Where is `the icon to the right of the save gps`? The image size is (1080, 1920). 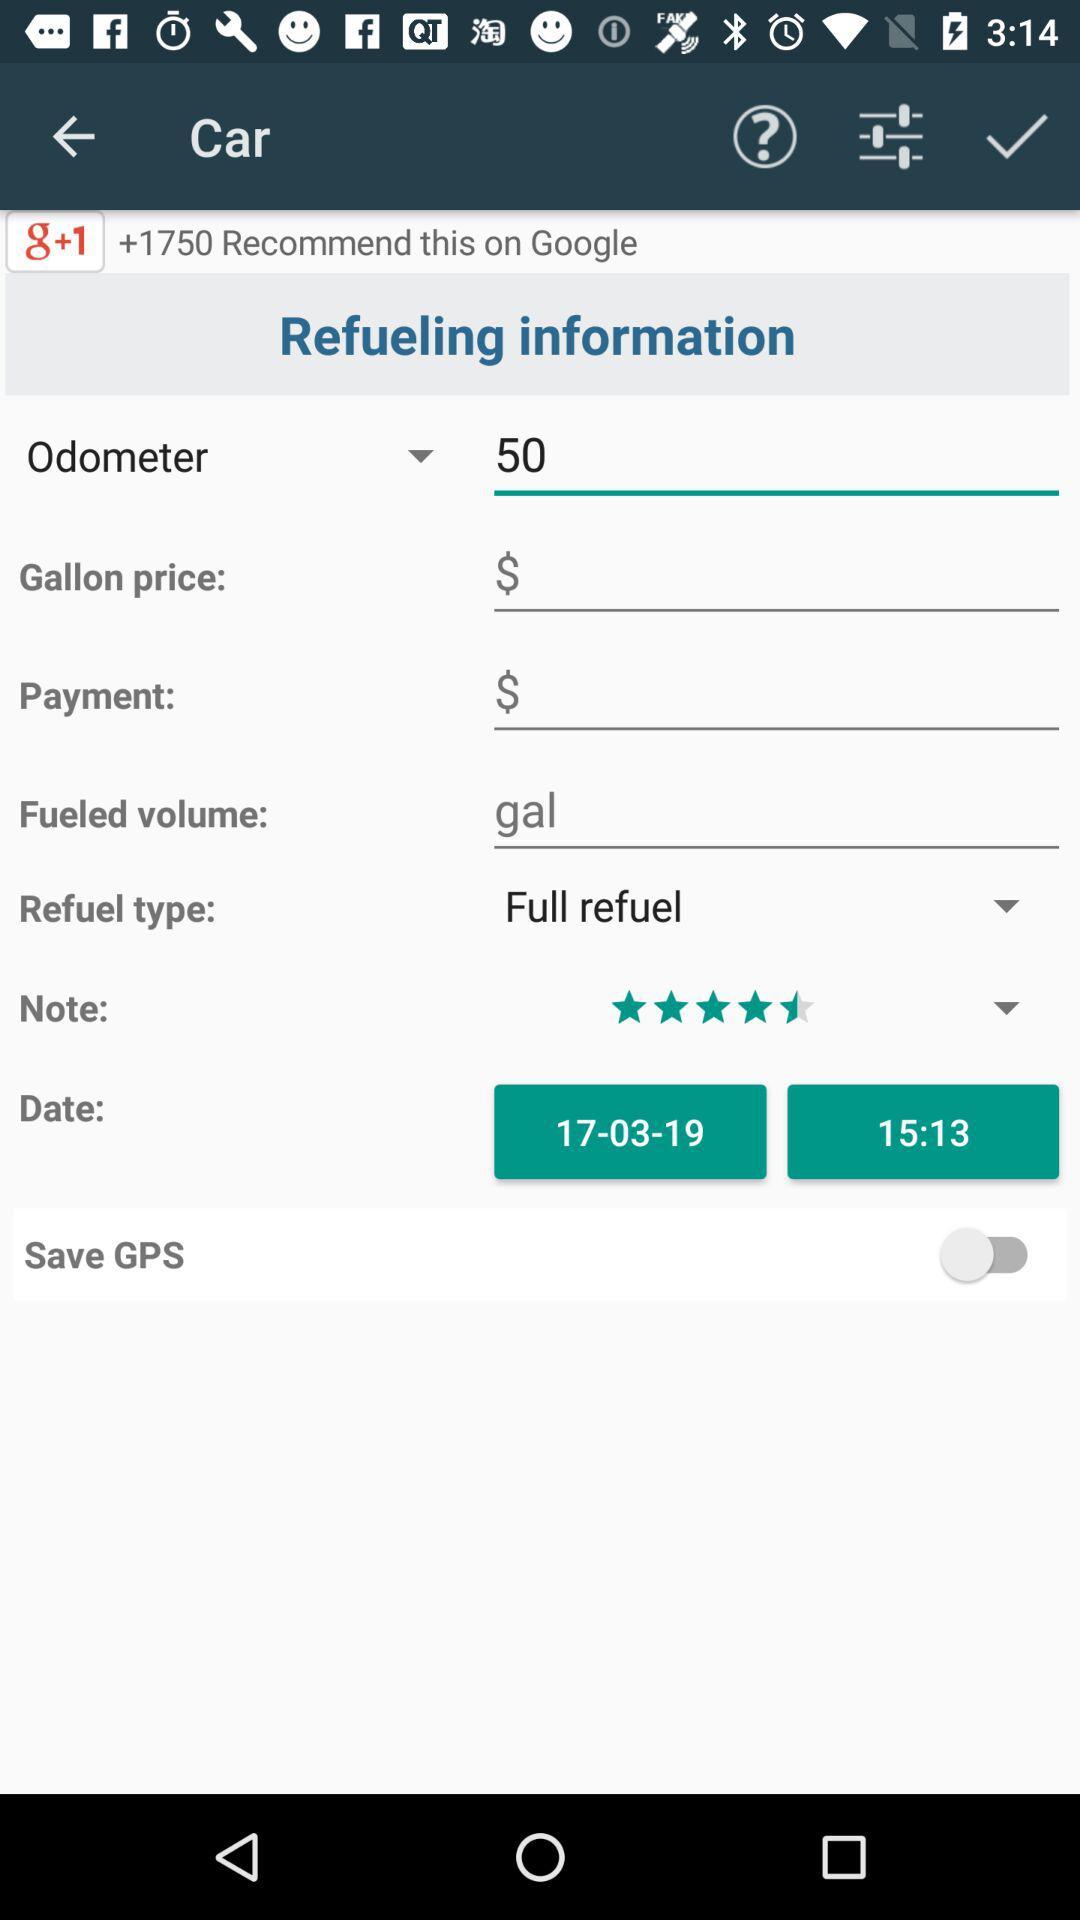
the icon to the right of the save gps is located at coordinates (797, 1253).